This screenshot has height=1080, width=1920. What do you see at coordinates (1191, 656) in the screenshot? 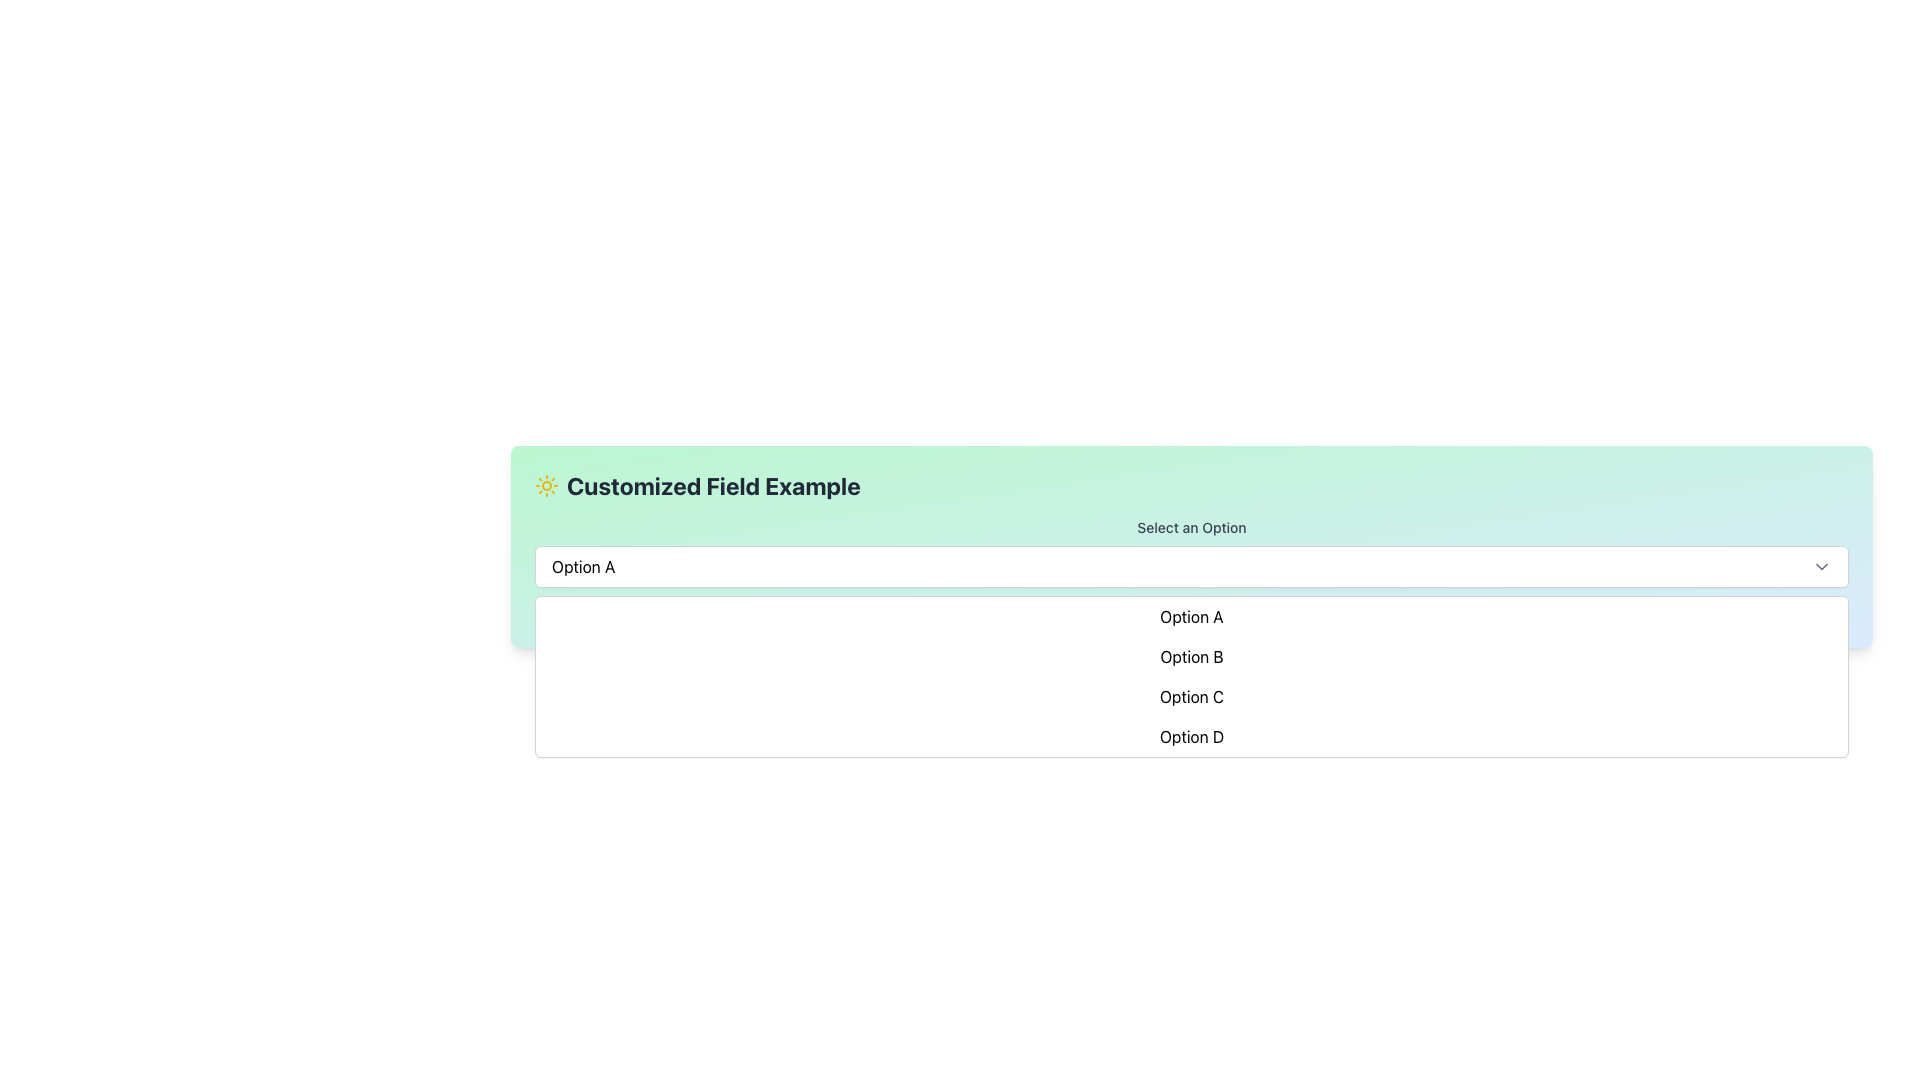
I see `the dropdown menu item labeled 'Option B'` at bounding box center [1191, 656].